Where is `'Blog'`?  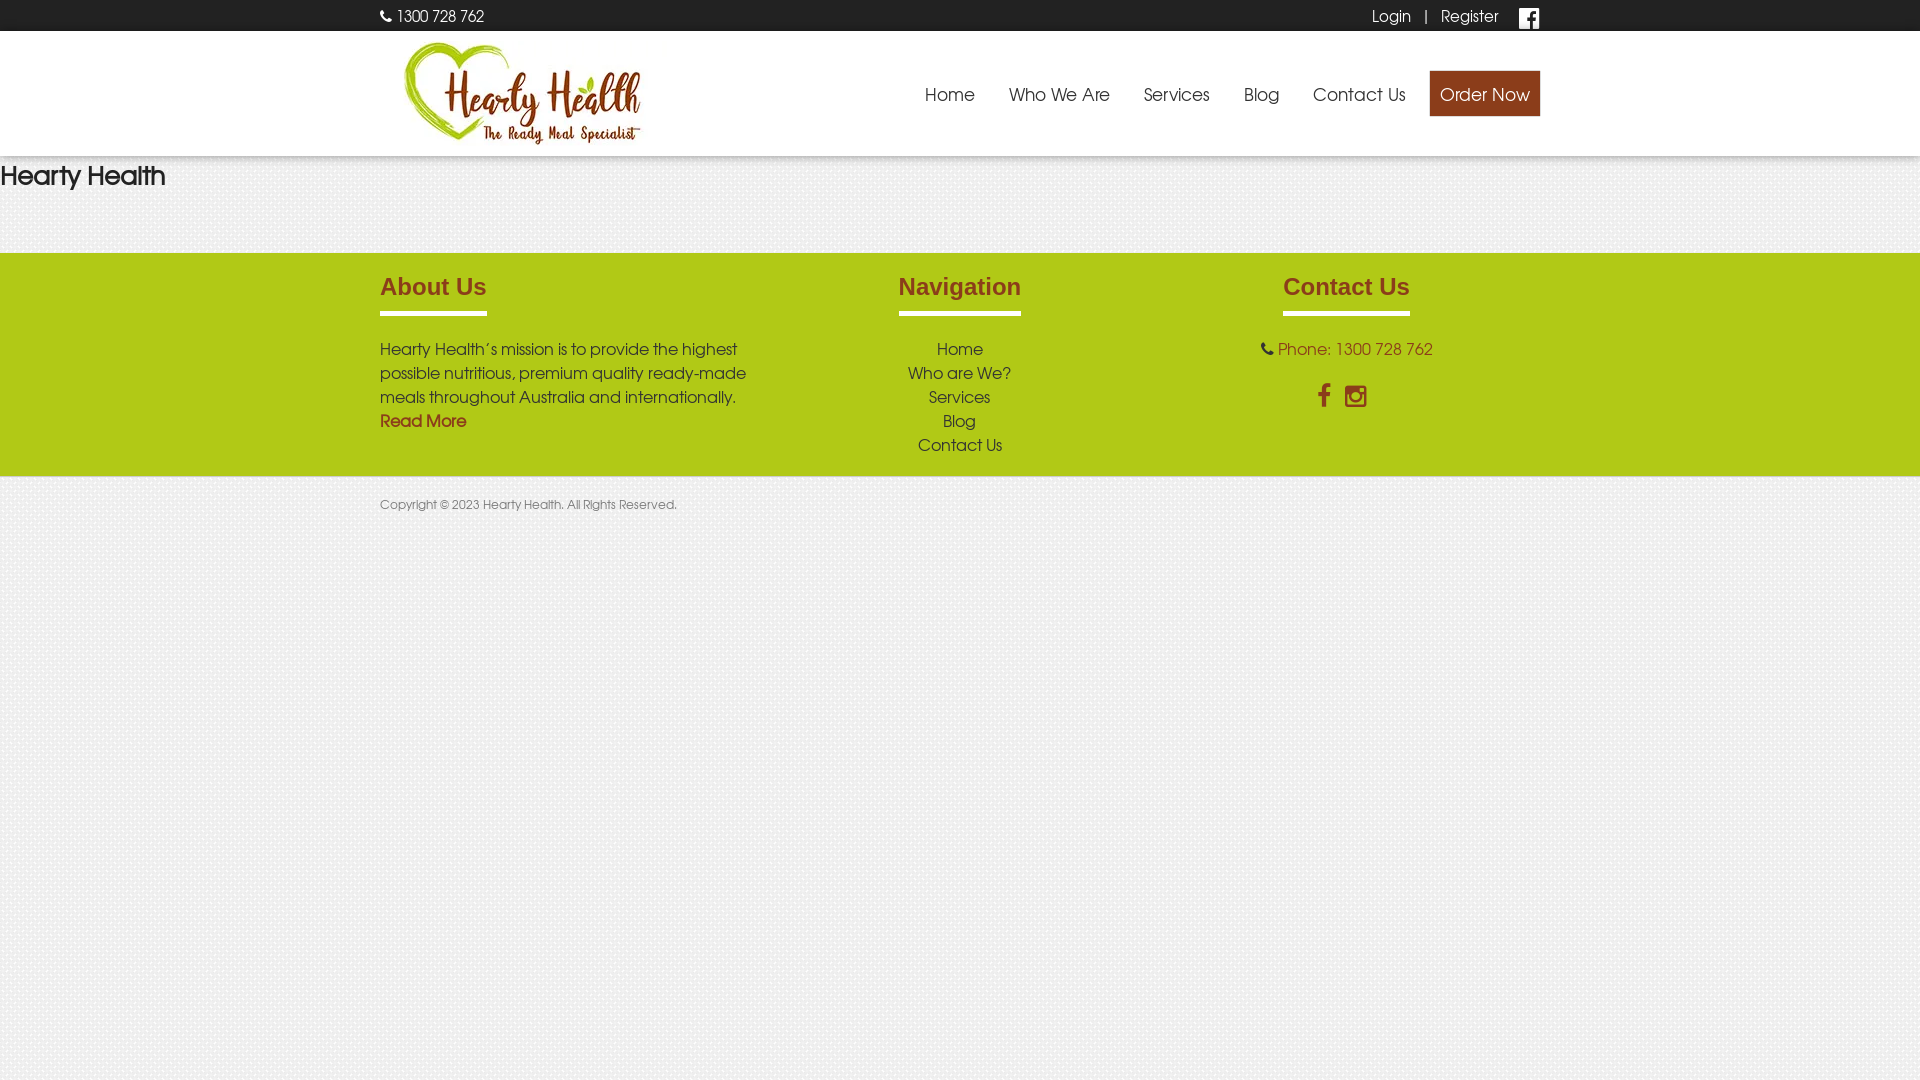
'Blog' is located at coordinates (1260, 93).